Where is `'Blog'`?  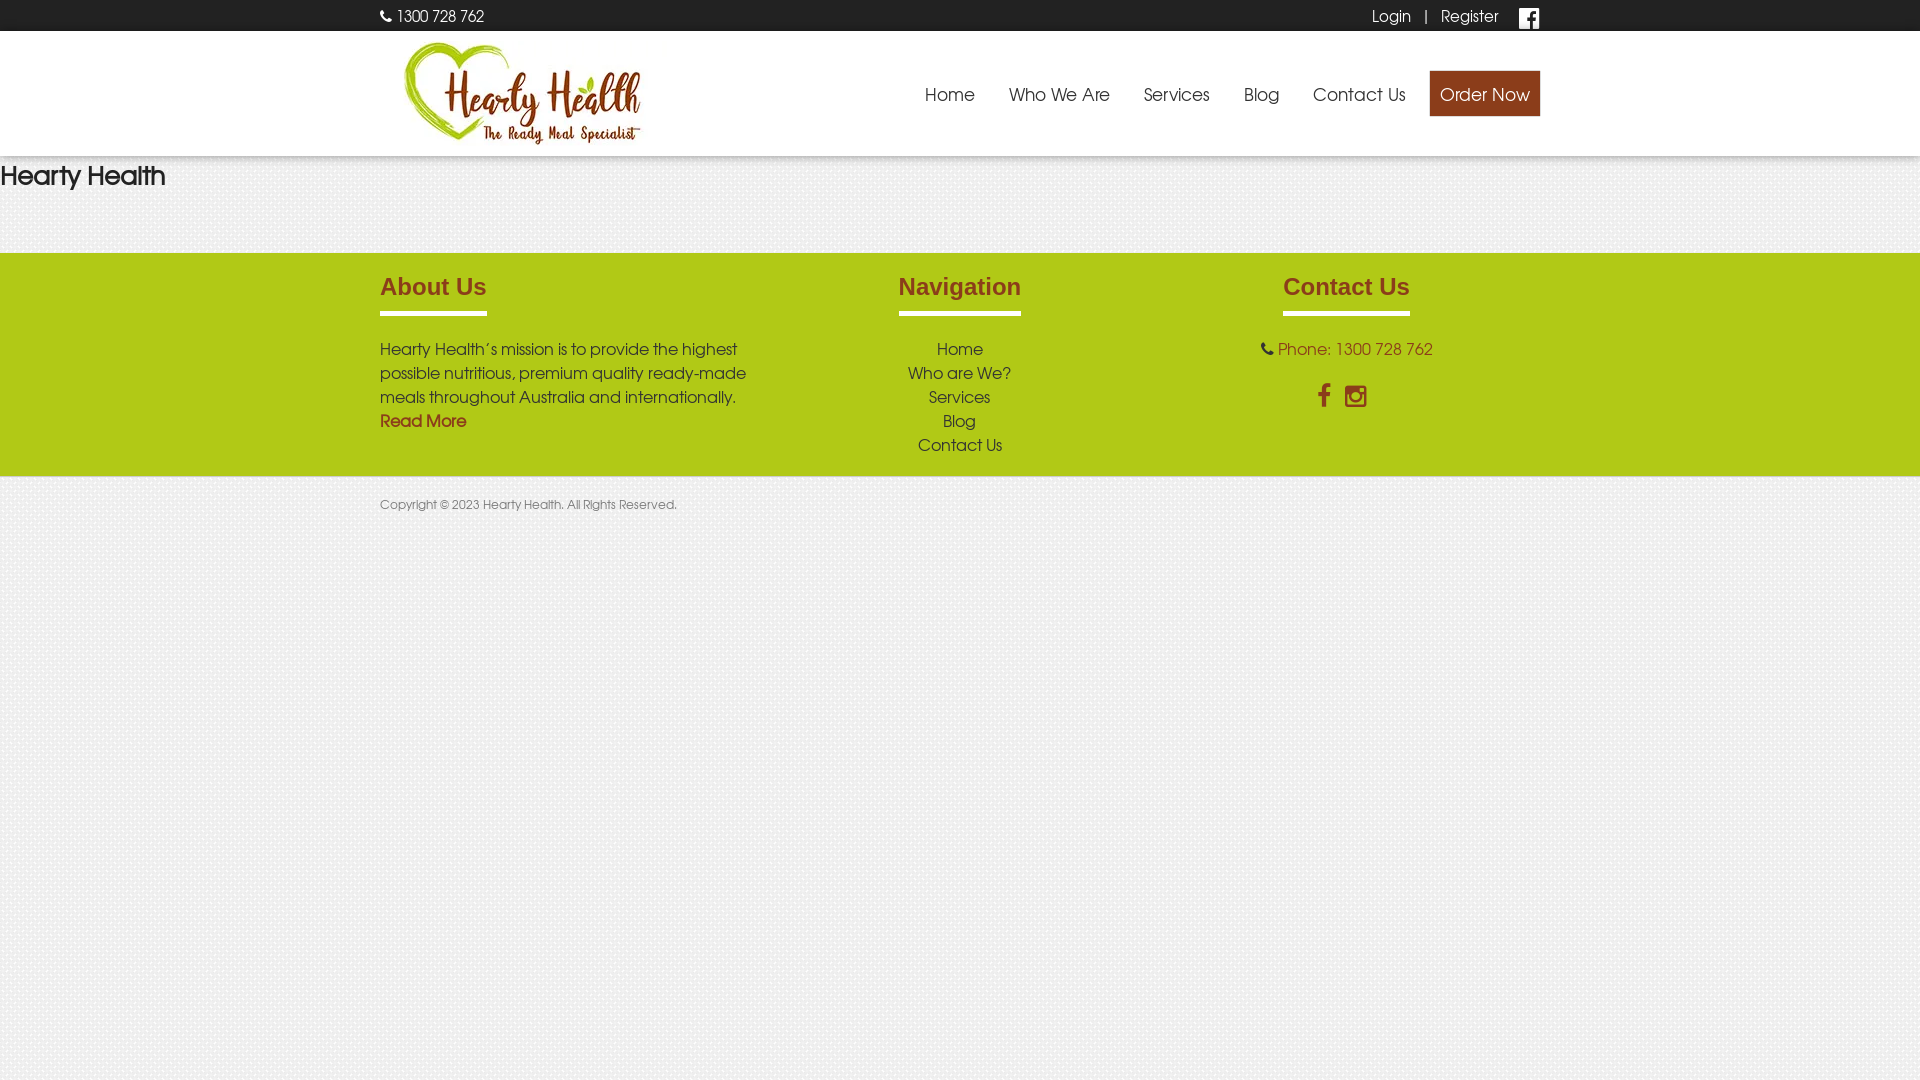
'Blog' is located at coordinates (1260, 93).